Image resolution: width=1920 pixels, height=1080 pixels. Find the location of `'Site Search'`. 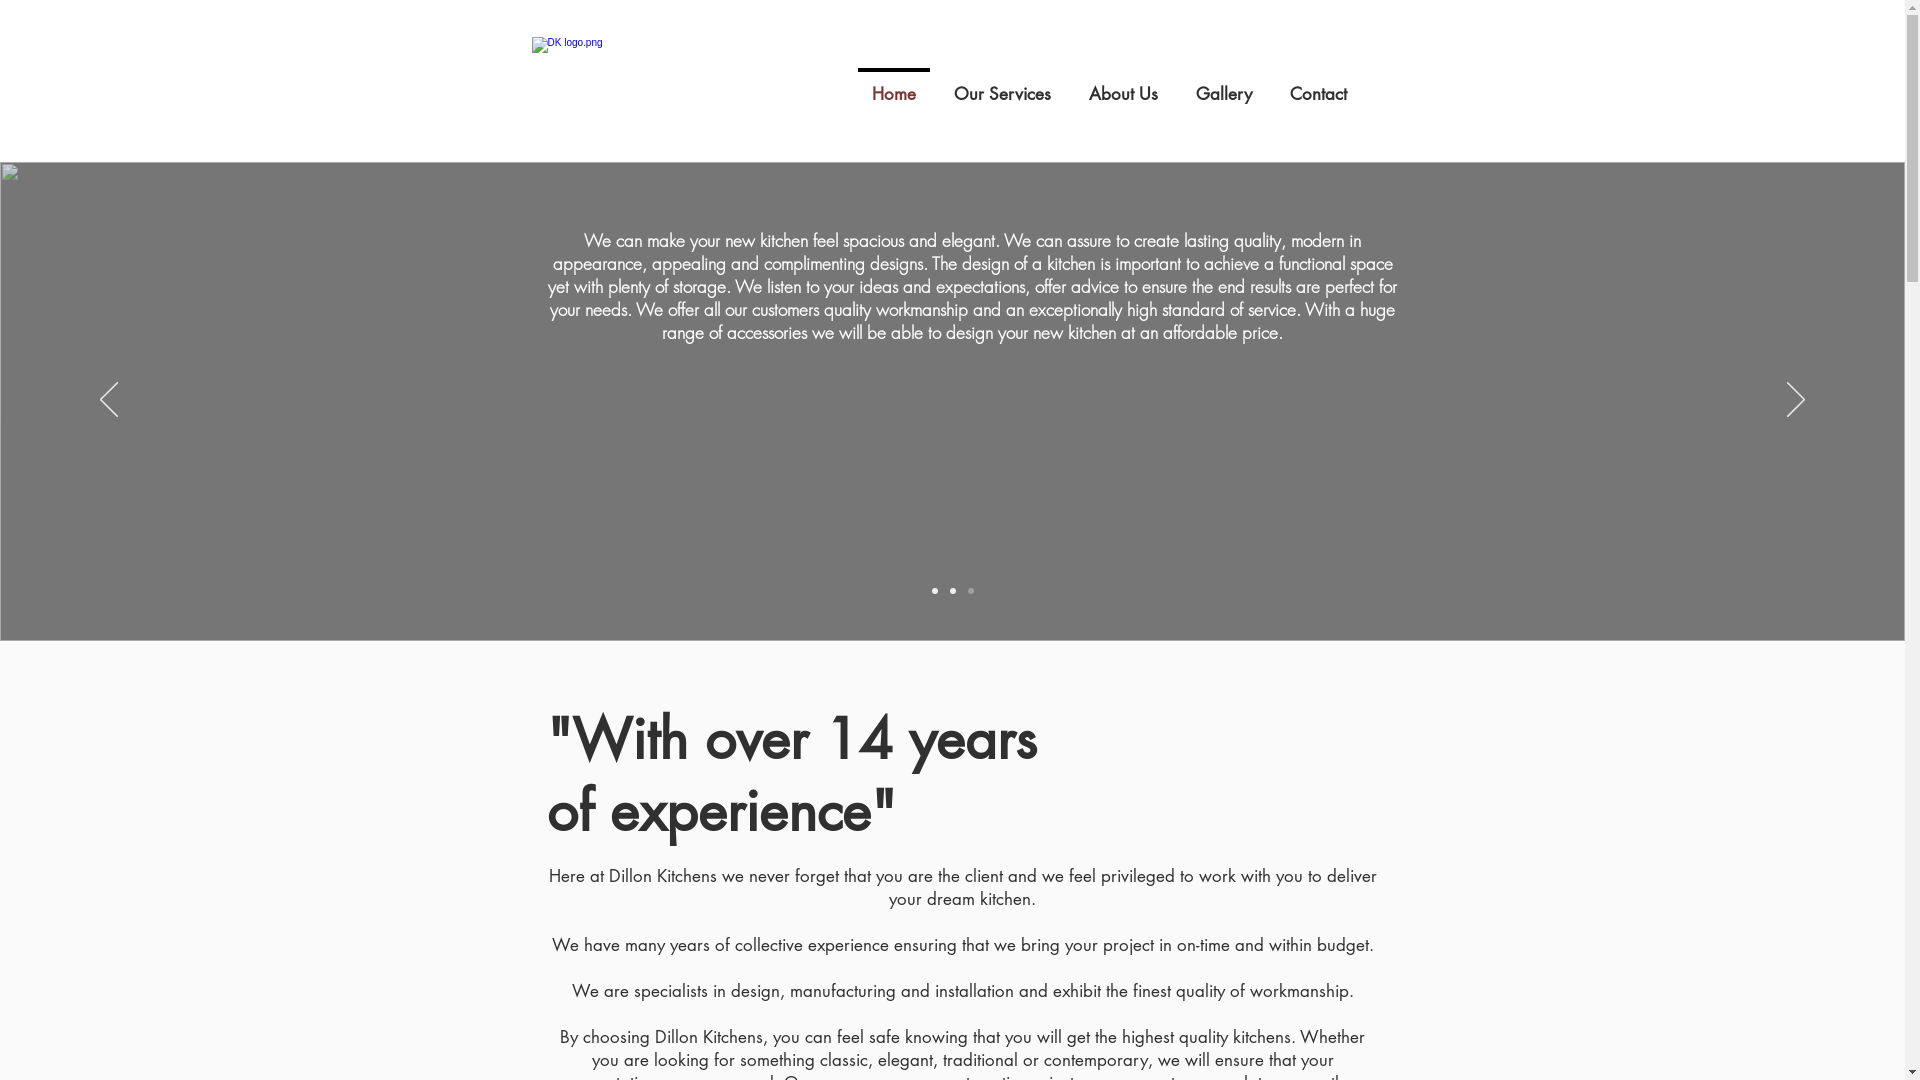

'Site Search' is located at coordinates (480, 142).